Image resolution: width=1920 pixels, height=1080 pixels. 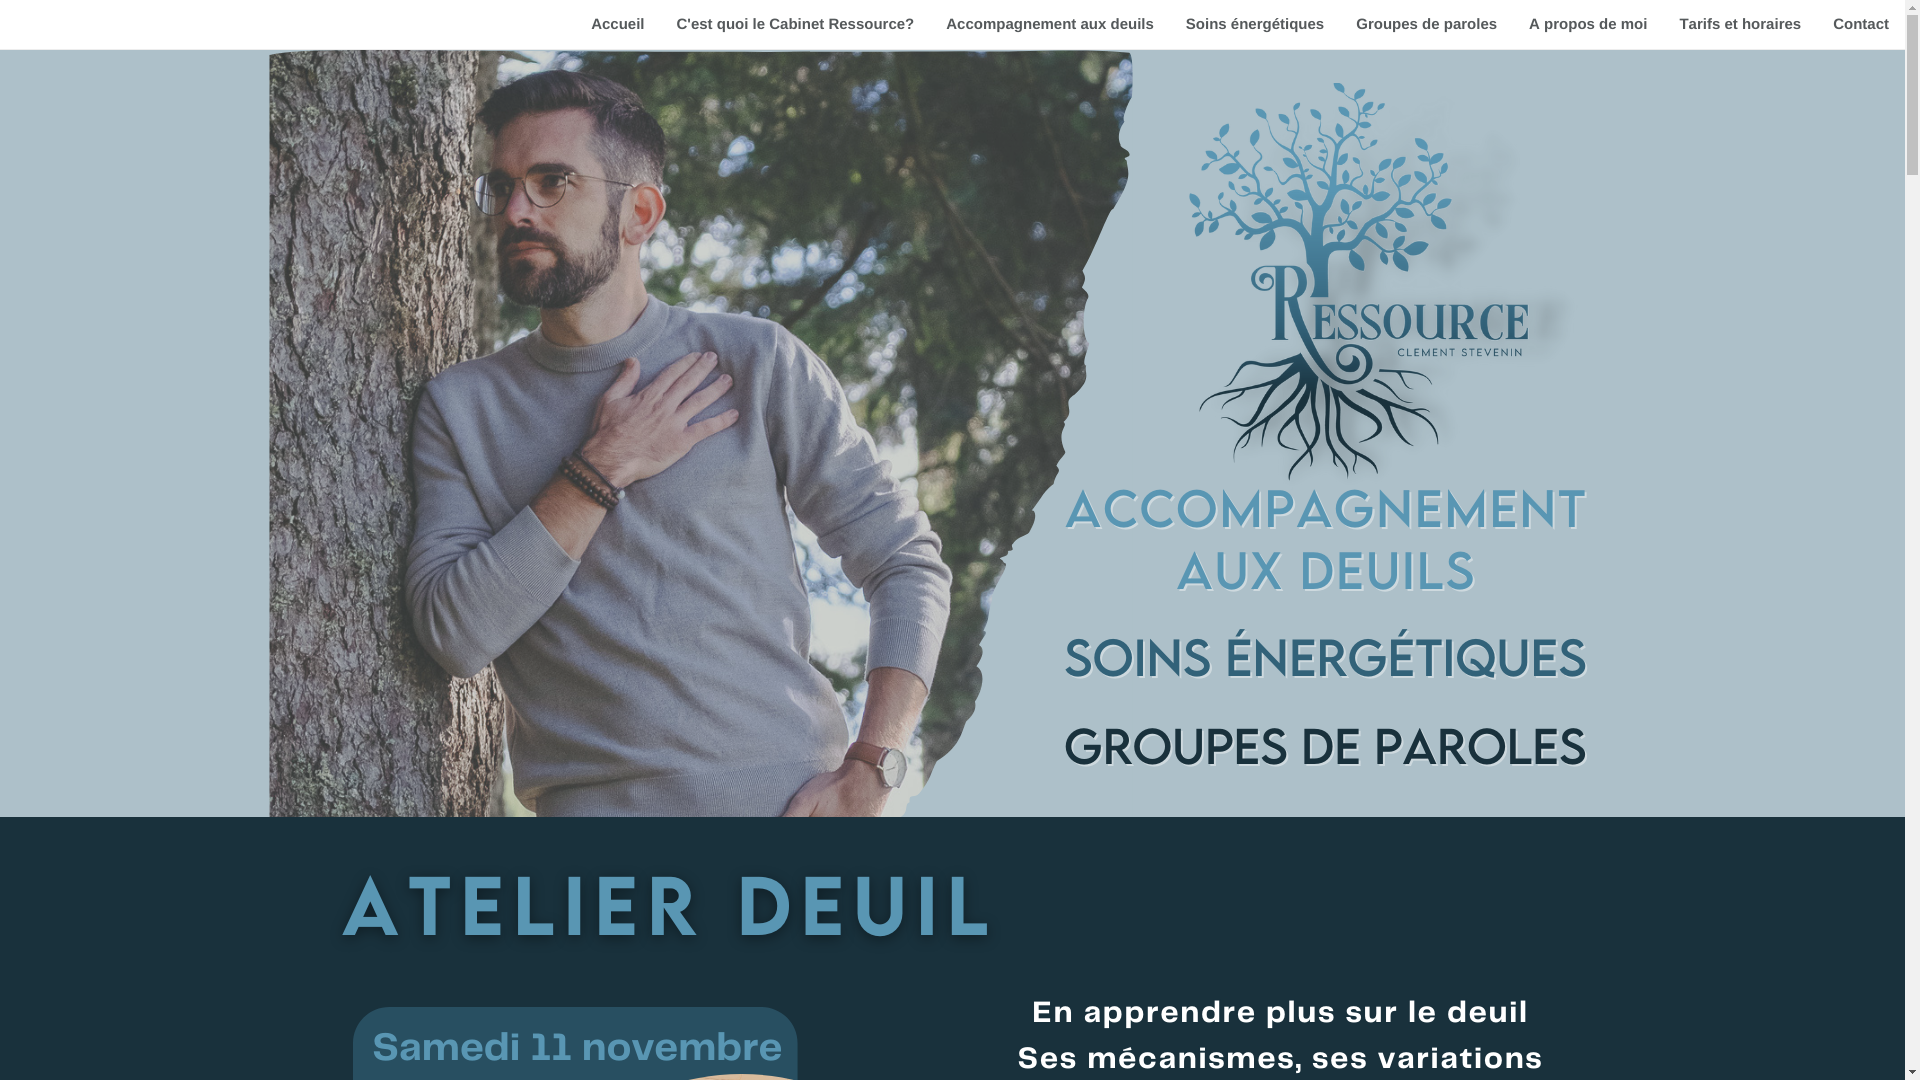 I want to click on 'Accueil', so click(x=616, y=24).